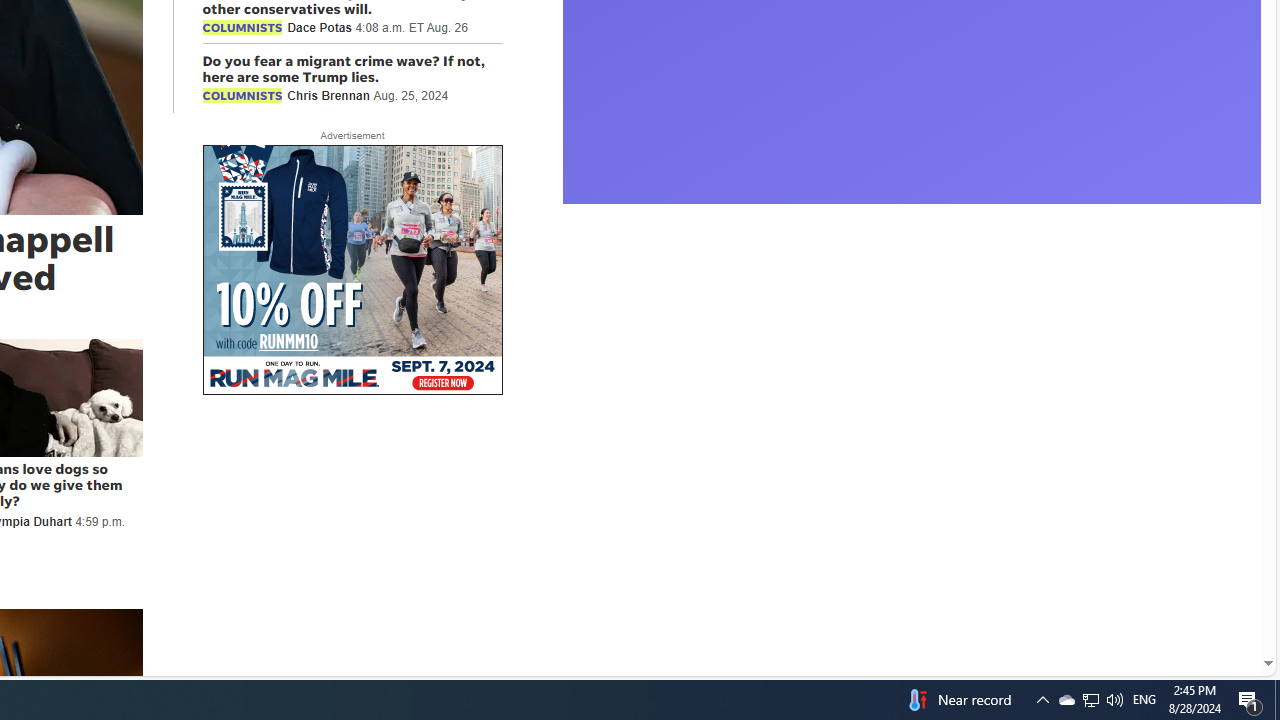  Describe the element at coordinates (352, 271) in the screenshot. I see `'AutomationID: aw0'` at that location.